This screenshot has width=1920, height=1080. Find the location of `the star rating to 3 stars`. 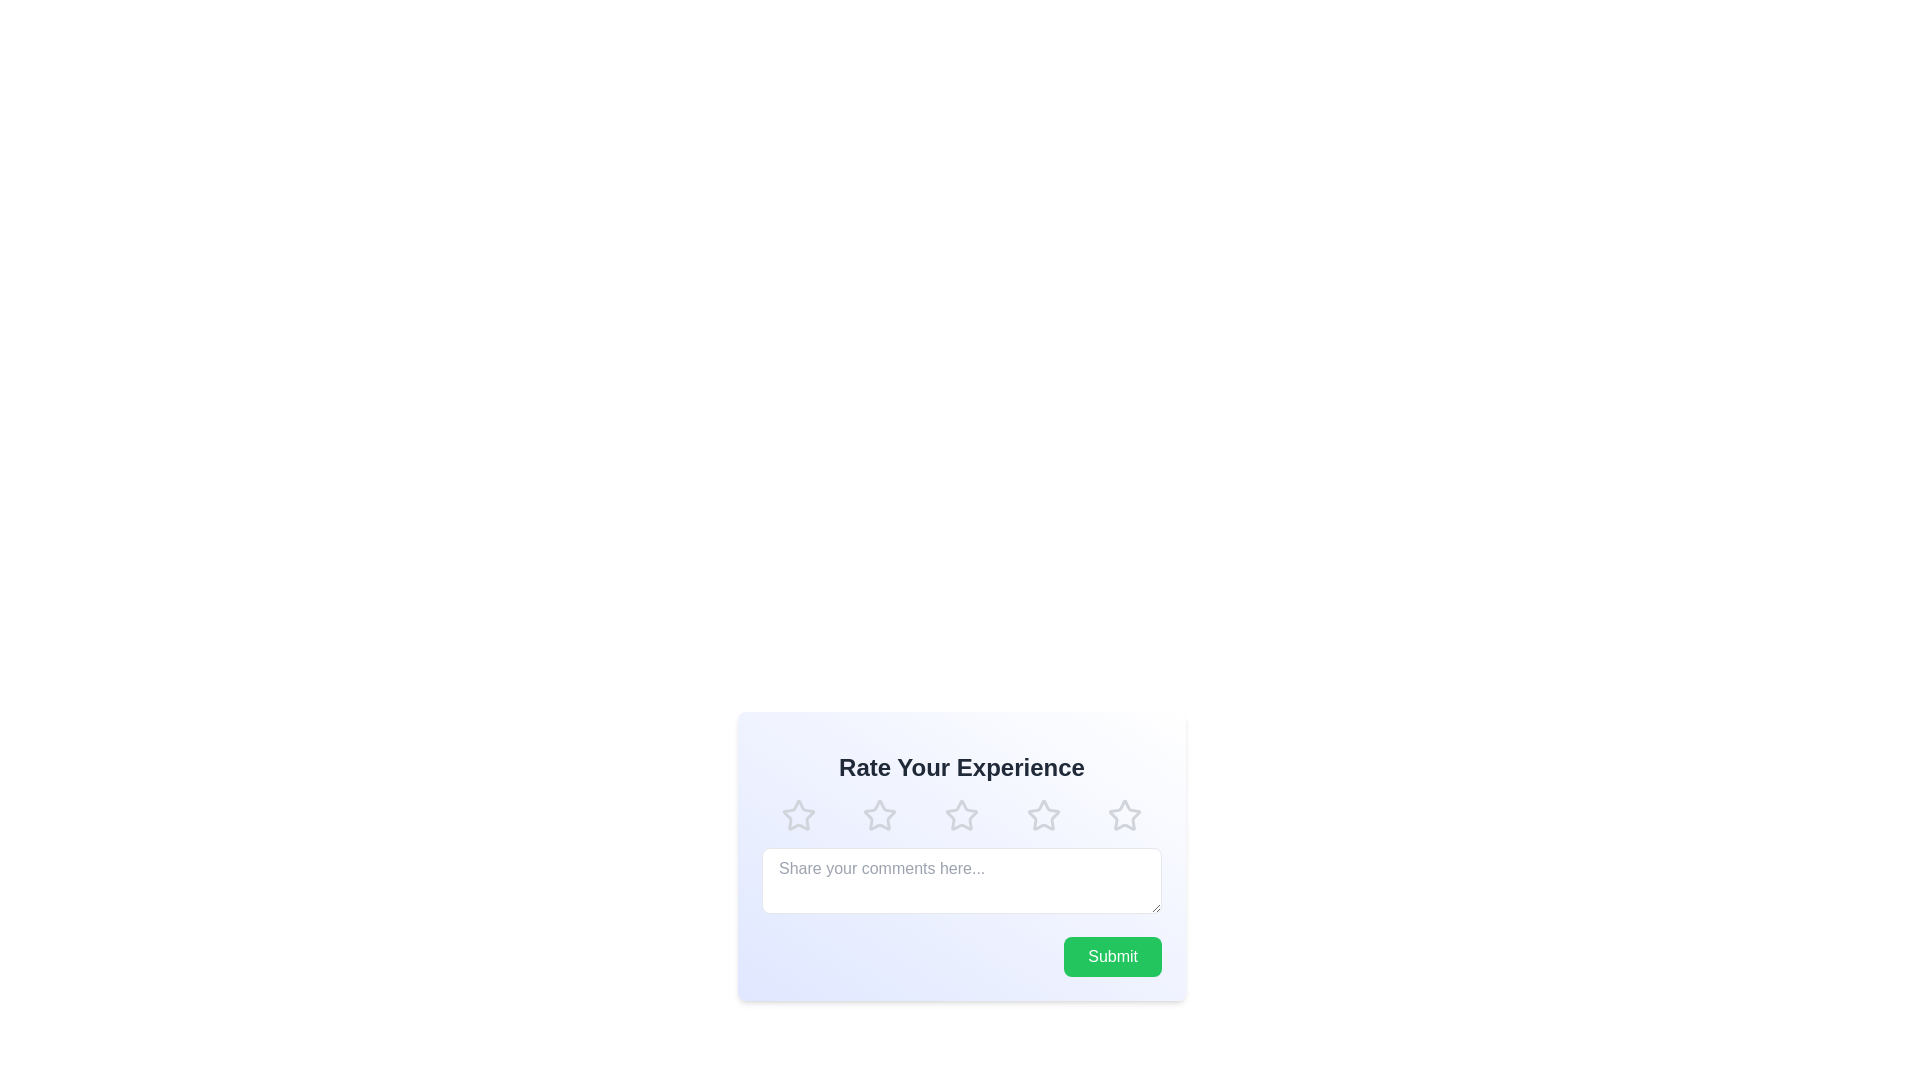

the star rating to 3 stars is located at coordinates (961, 816).